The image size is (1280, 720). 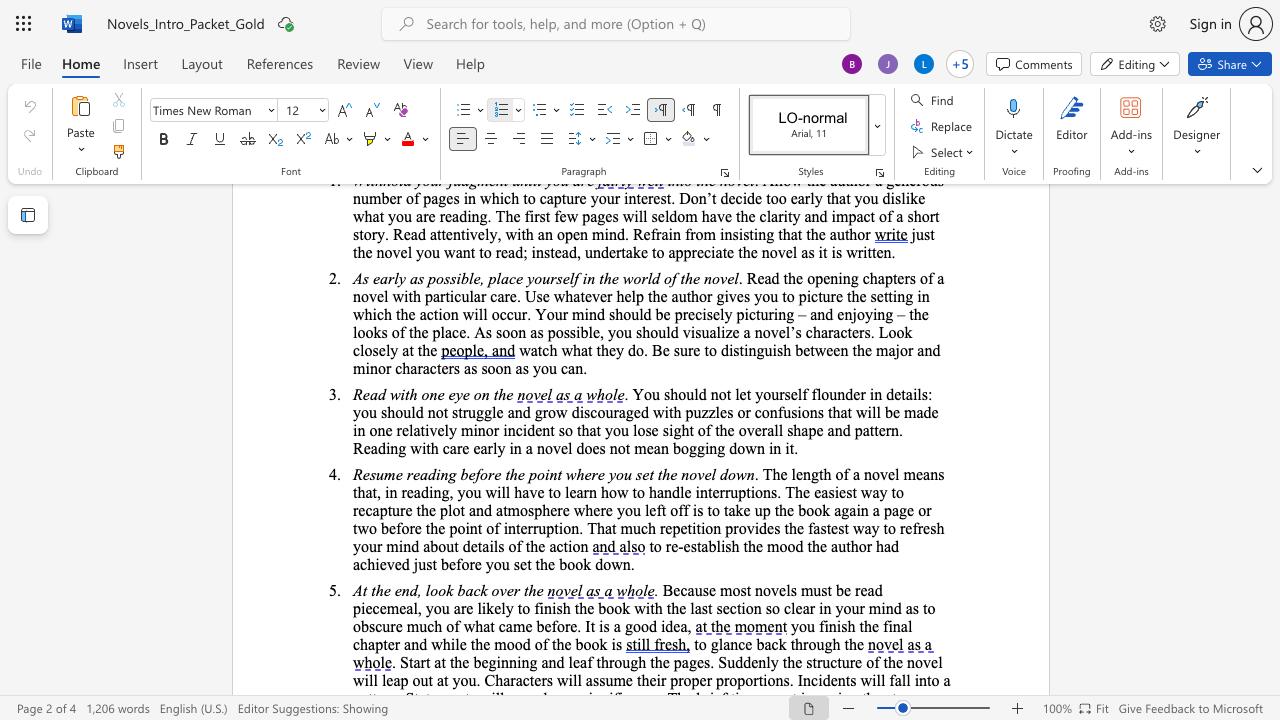 I want to click on the space between the continuous character "t" and "a" in the text, so click(x=482, y=546).